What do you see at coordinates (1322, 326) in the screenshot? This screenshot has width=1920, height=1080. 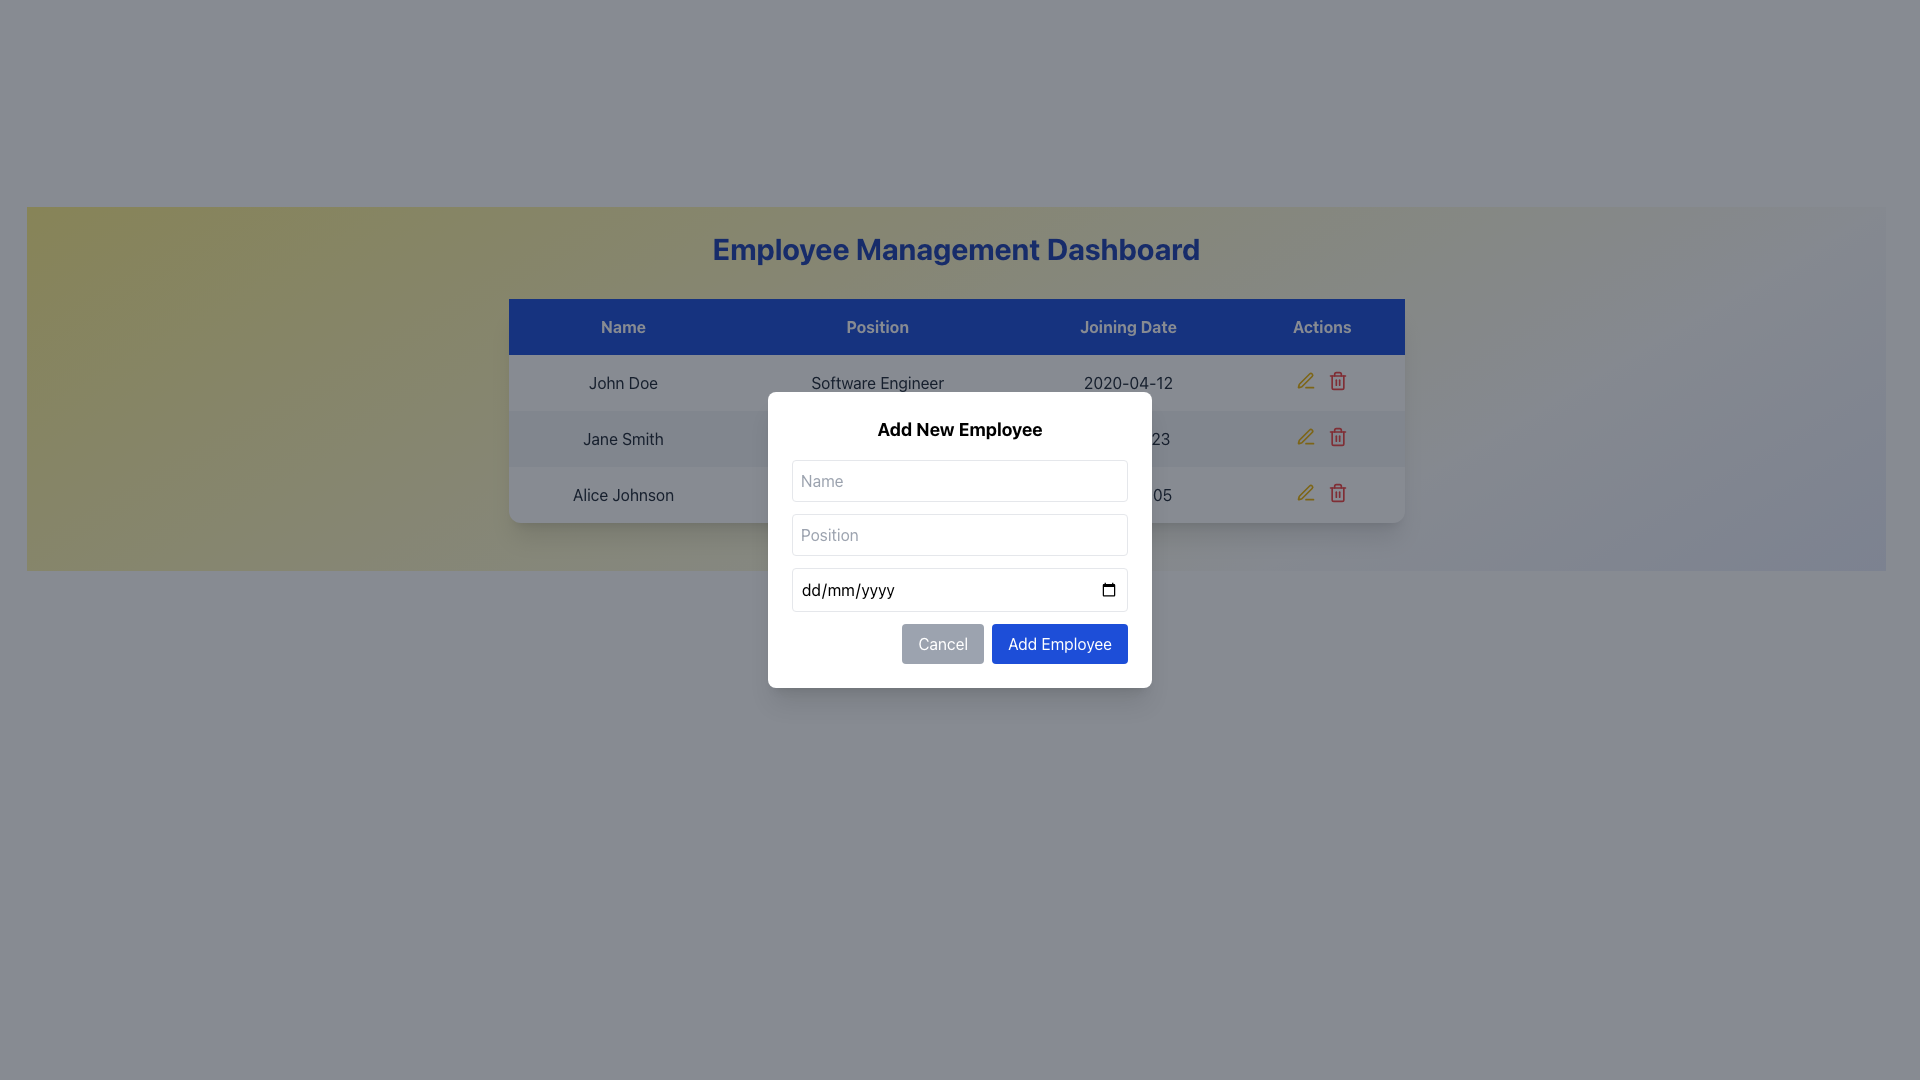 I see `the text label displaying 'Actions' in light font color against a blue background, which is the rightmost element in the header row of the interface` at bounding box center [1322, 326].